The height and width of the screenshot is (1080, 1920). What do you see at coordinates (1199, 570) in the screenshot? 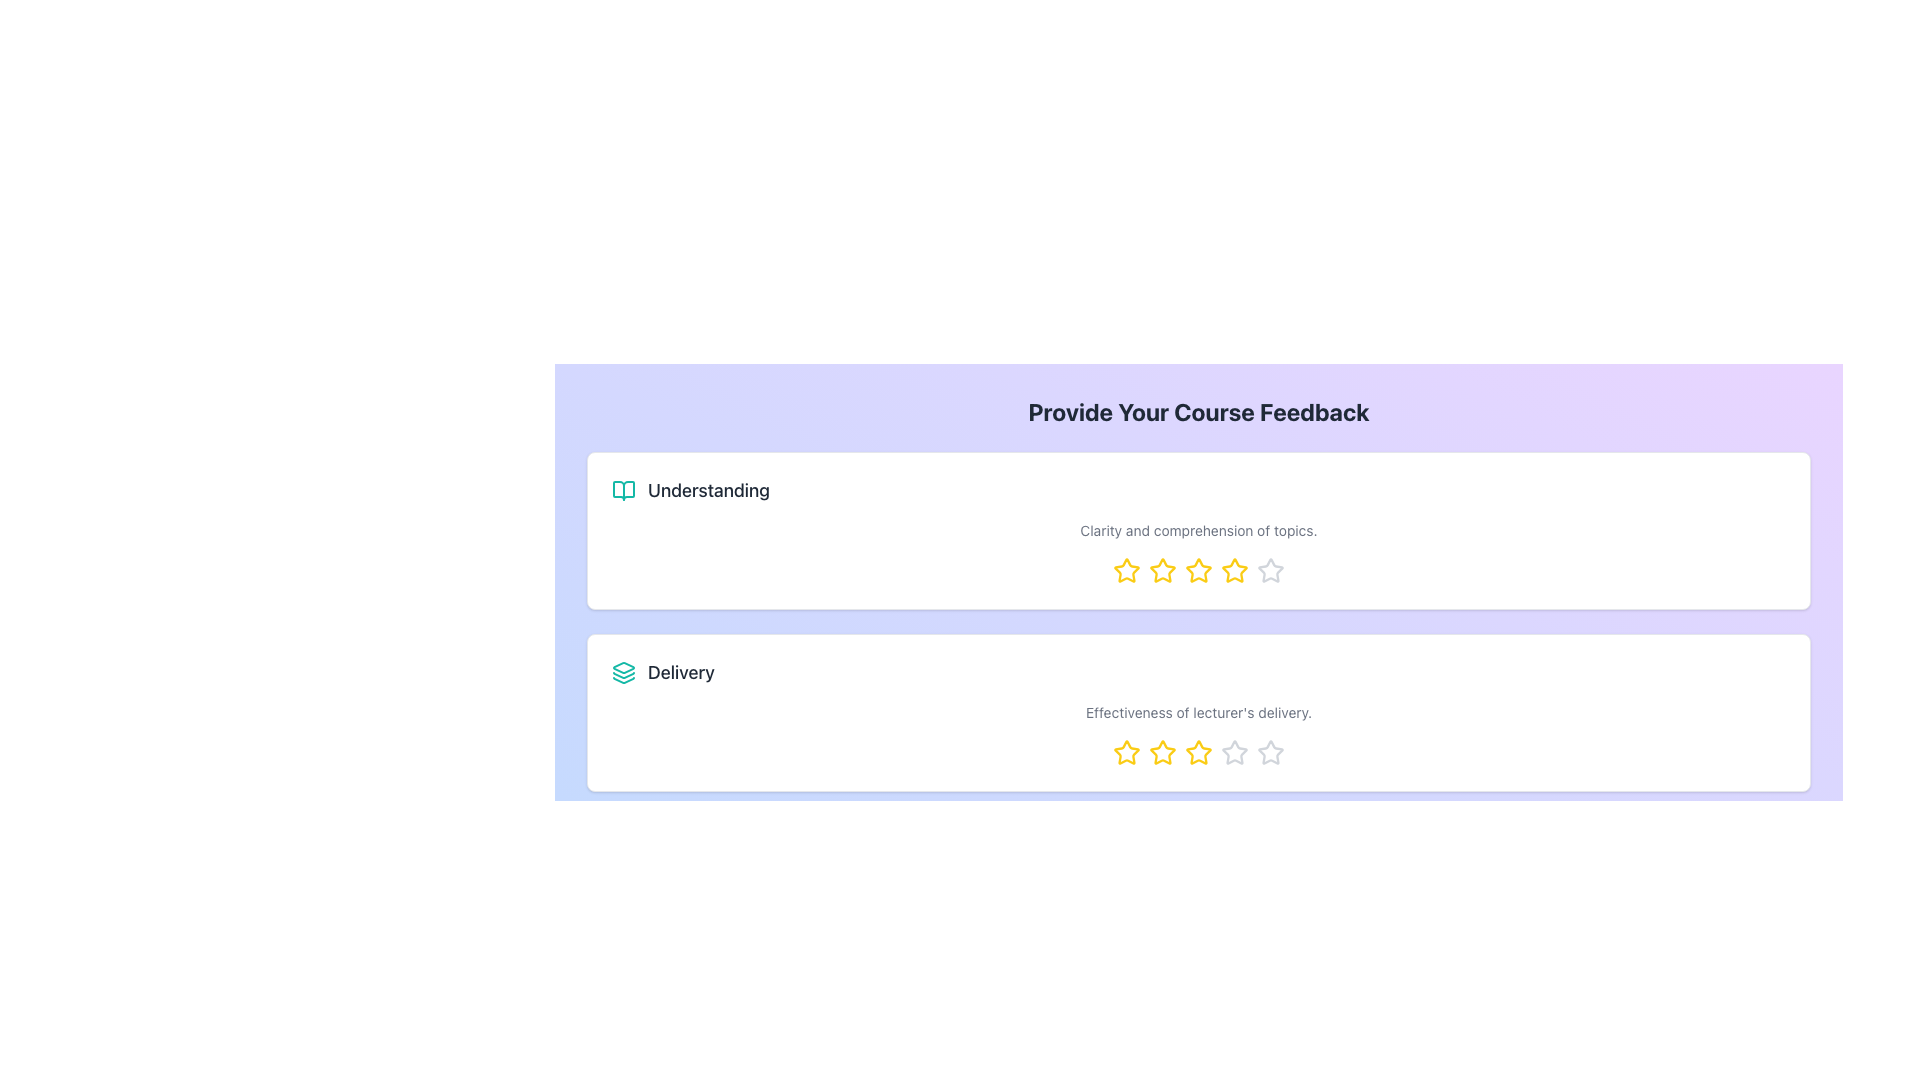
I see `the third star icon, which is yellow and part of a rating system` at bounding box center [1199, 570].